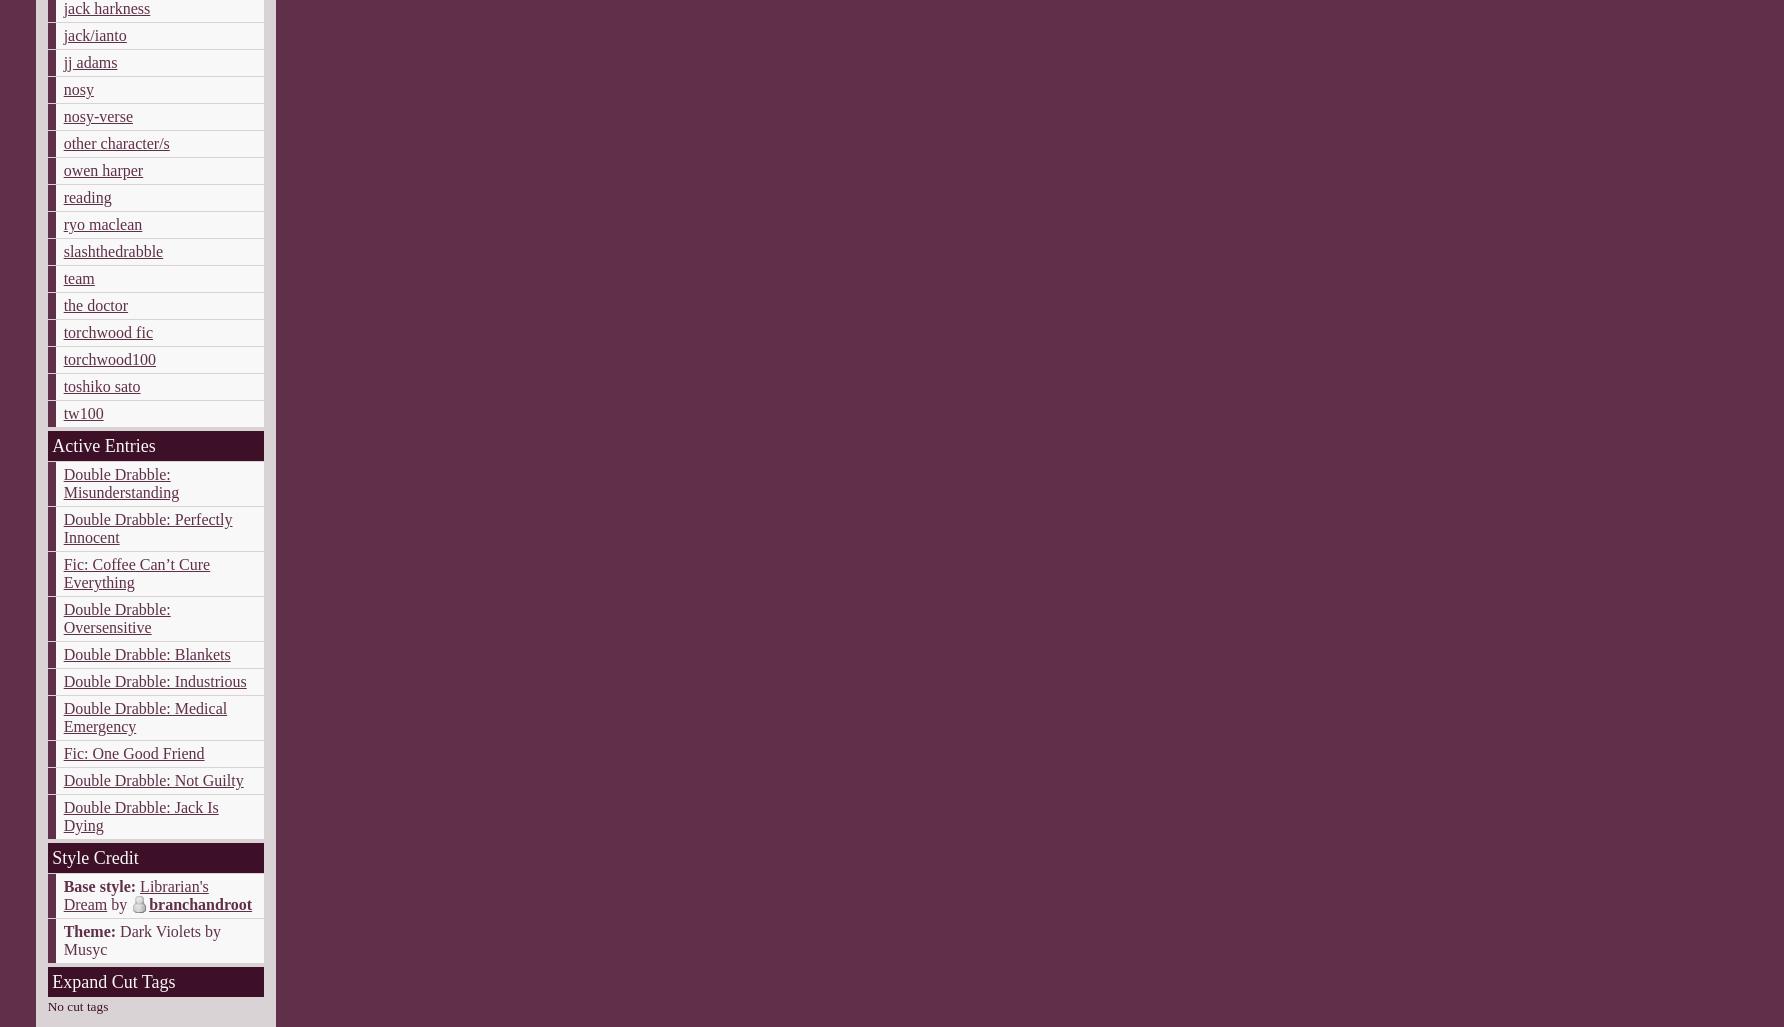  Describe the element at coordinates (62, 931) in the screenshot. I see `'Theme:'` at that location.